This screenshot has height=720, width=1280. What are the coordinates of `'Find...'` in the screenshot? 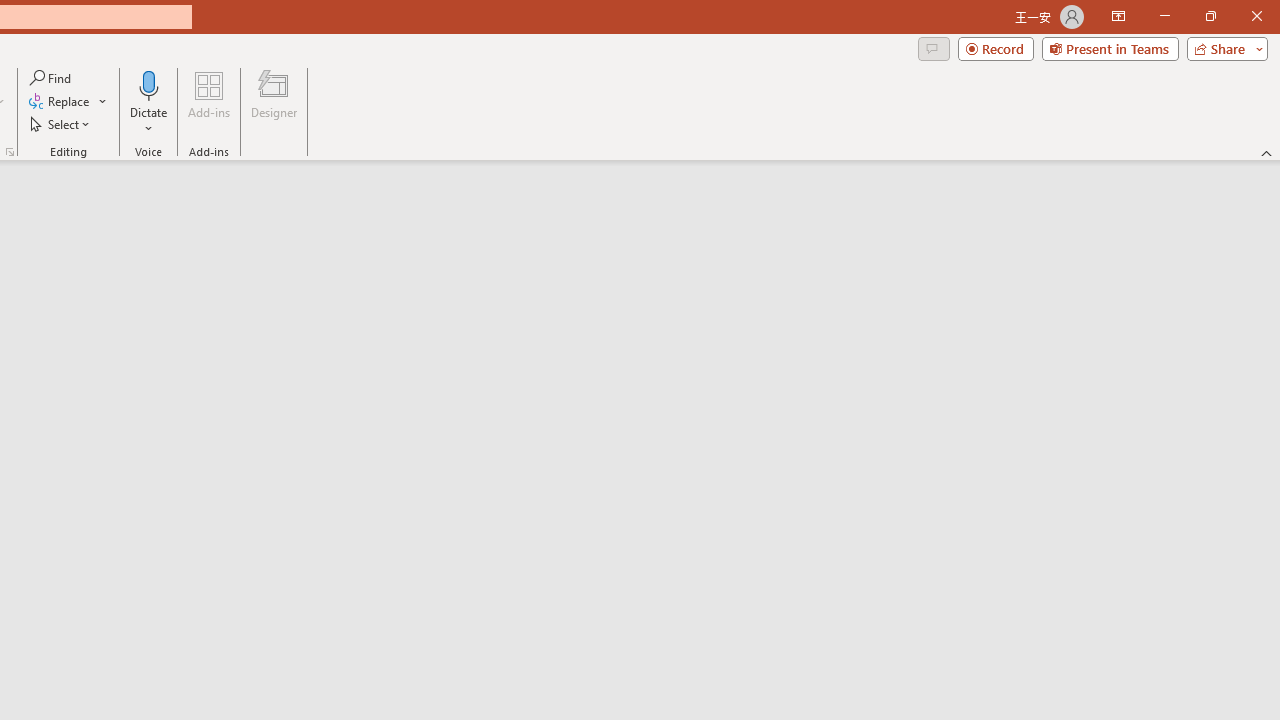 It's located at (51, 77).